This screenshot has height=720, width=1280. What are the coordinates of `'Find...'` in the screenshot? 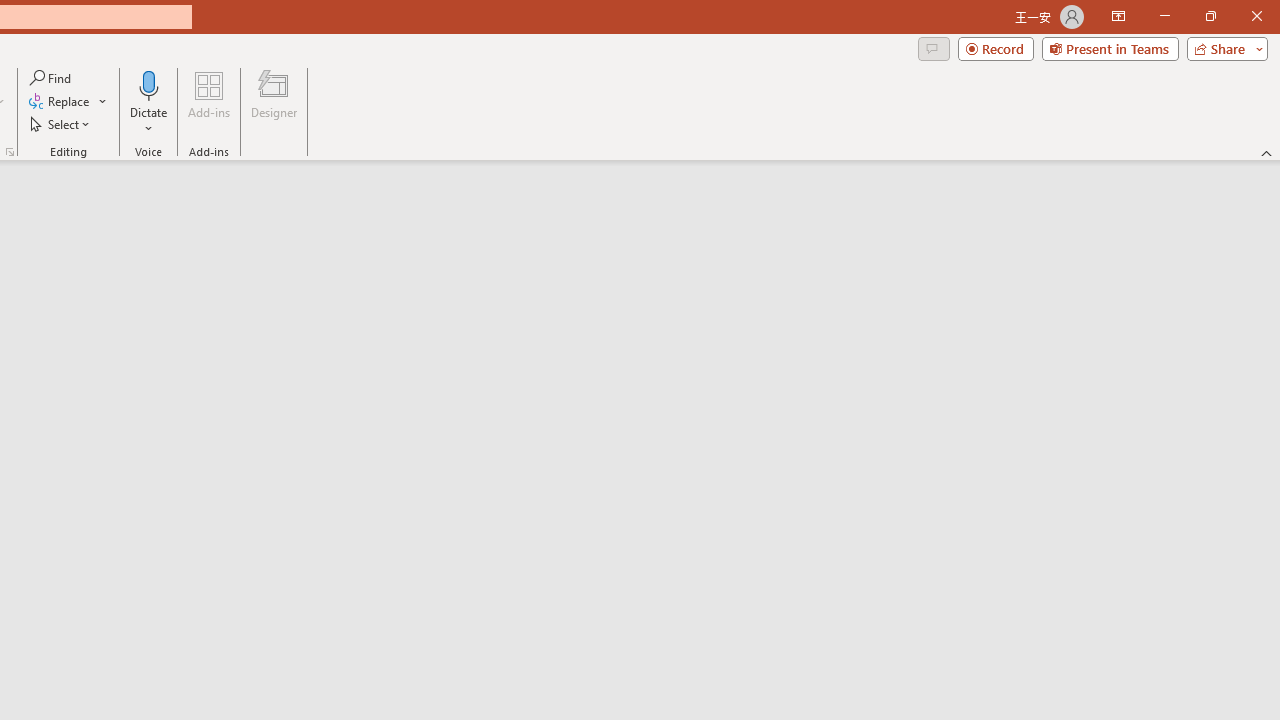 It's located at (51, 77).